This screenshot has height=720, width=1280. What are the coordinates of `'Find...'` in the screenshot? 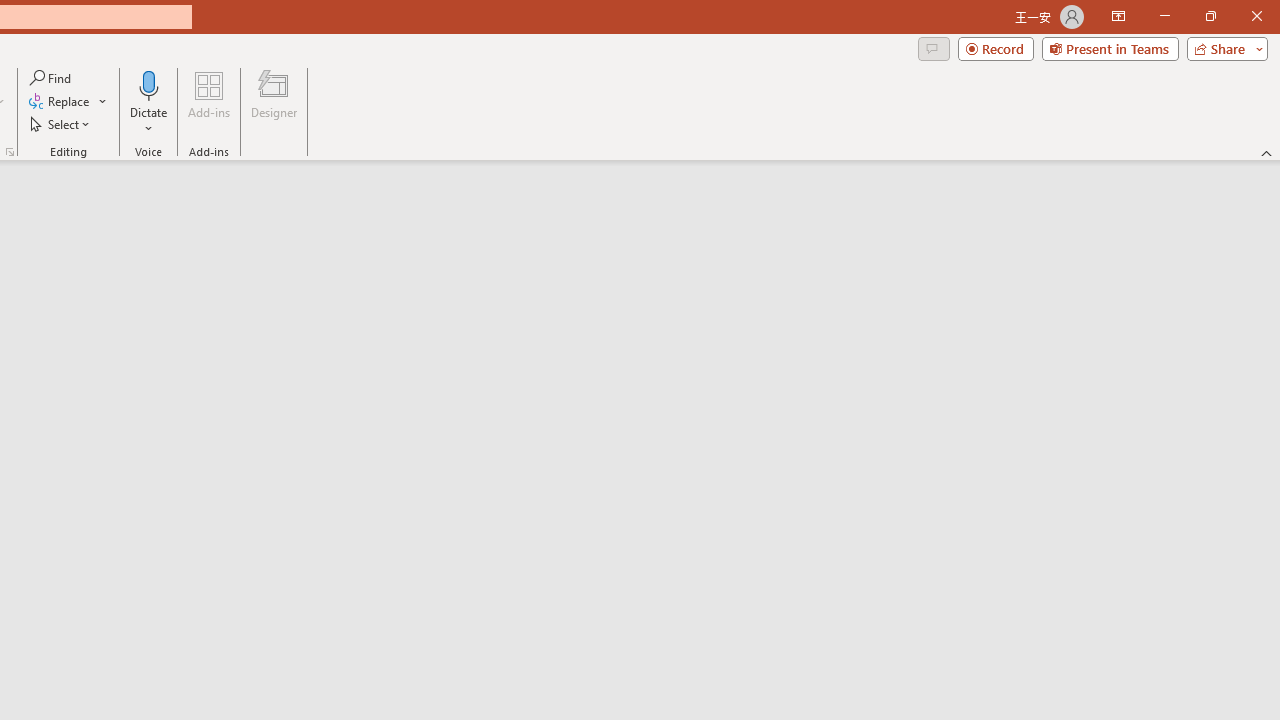 It's located at (51, 77).